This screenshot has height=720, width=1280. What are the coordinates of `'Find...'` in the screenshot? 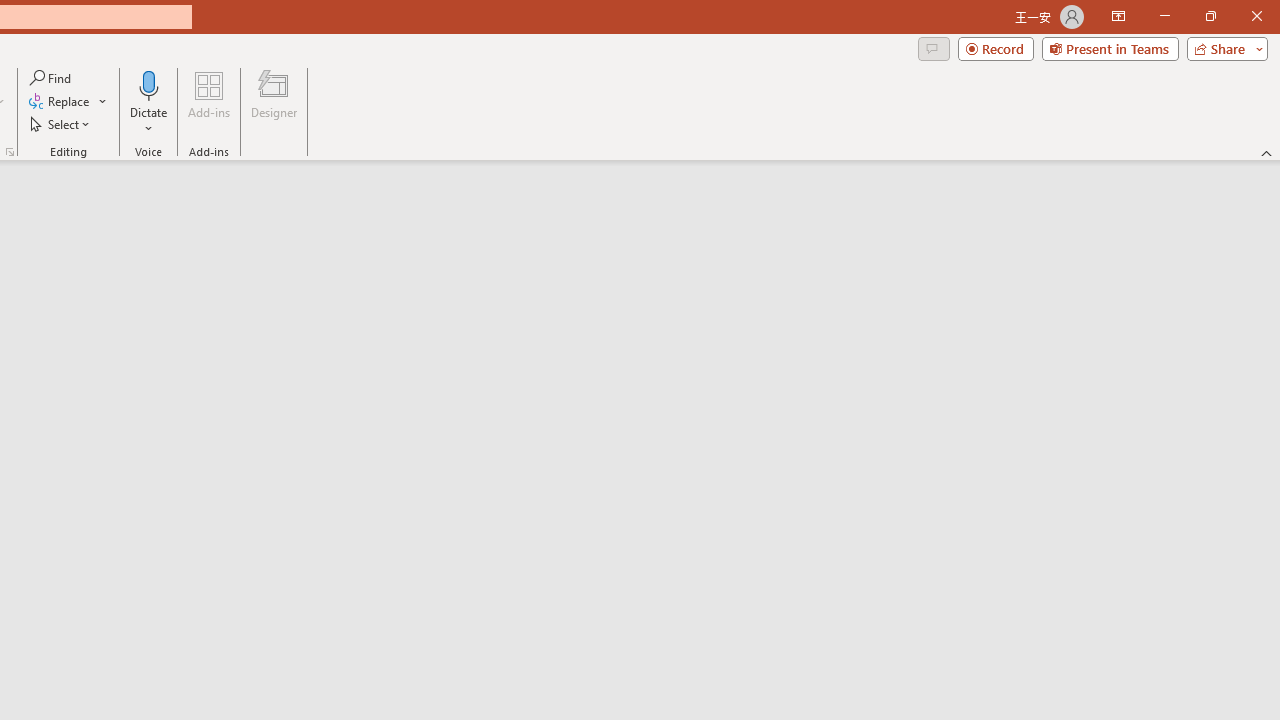 It's located at (51, 77).